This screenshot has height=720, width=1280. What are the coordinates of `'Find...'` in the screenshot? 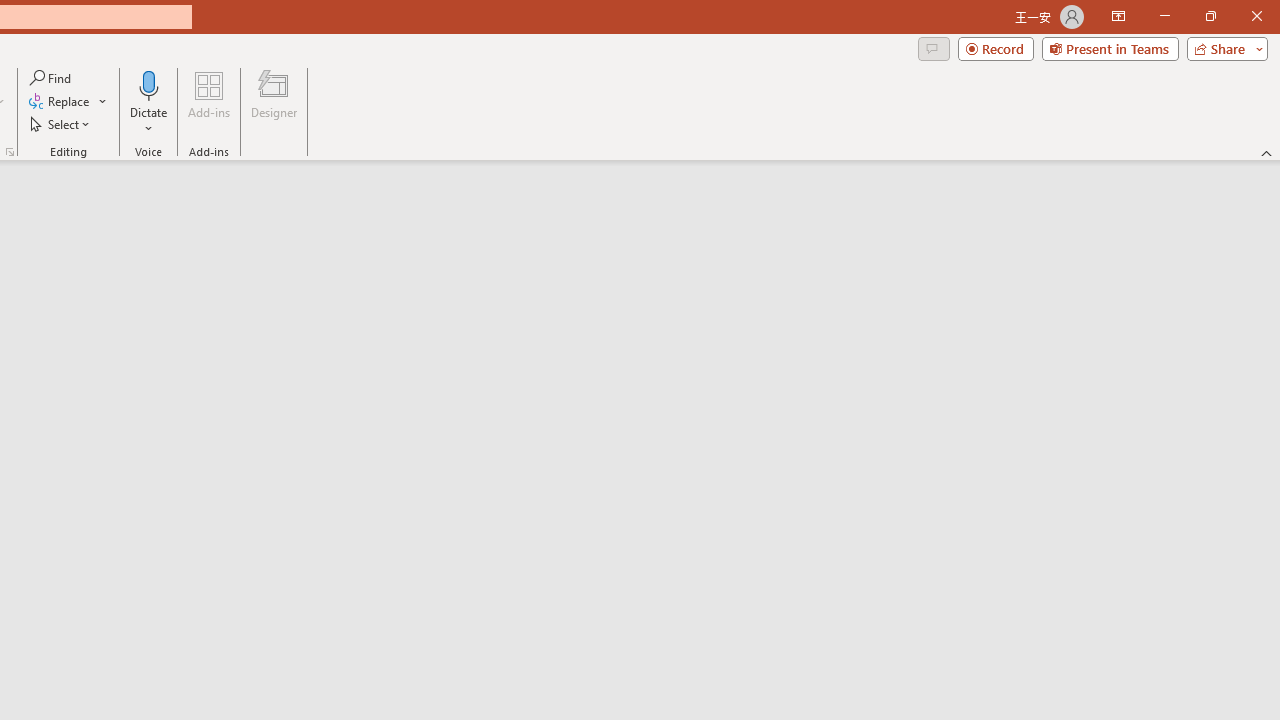 It's located at (51, 77).